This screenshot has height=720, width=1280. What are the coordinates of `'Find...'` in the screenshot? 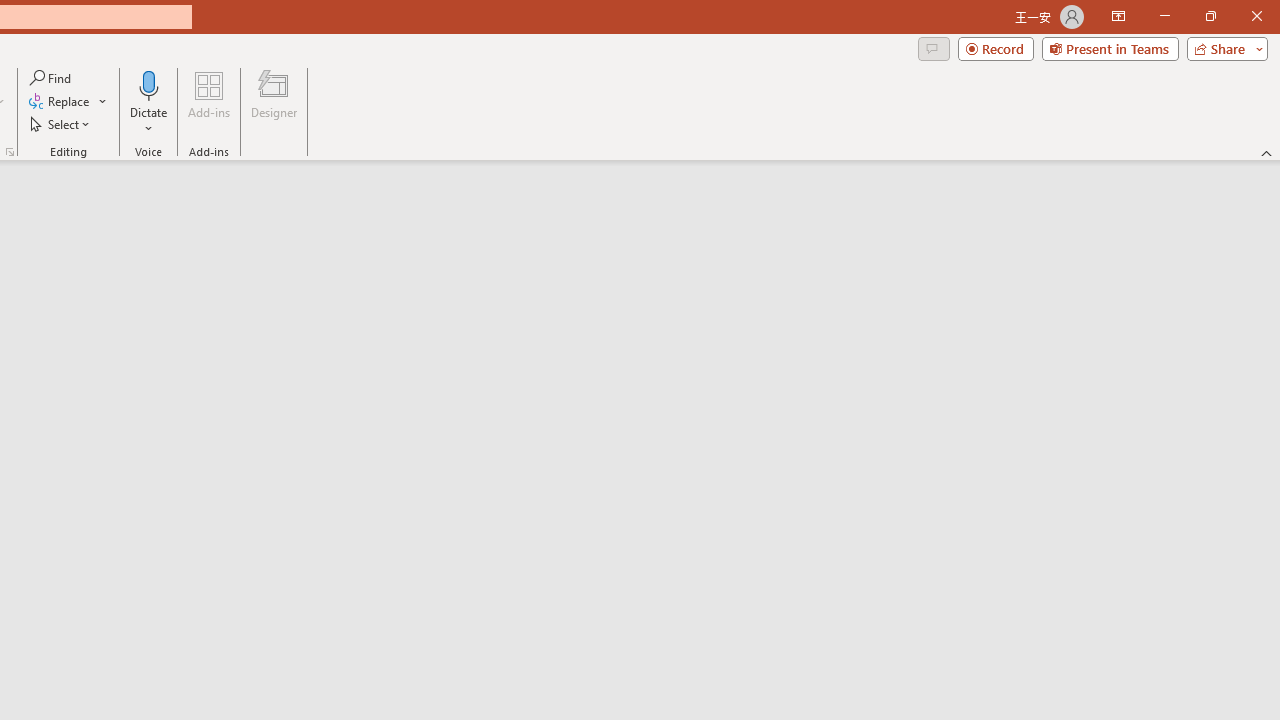 It's located at (51, 77).